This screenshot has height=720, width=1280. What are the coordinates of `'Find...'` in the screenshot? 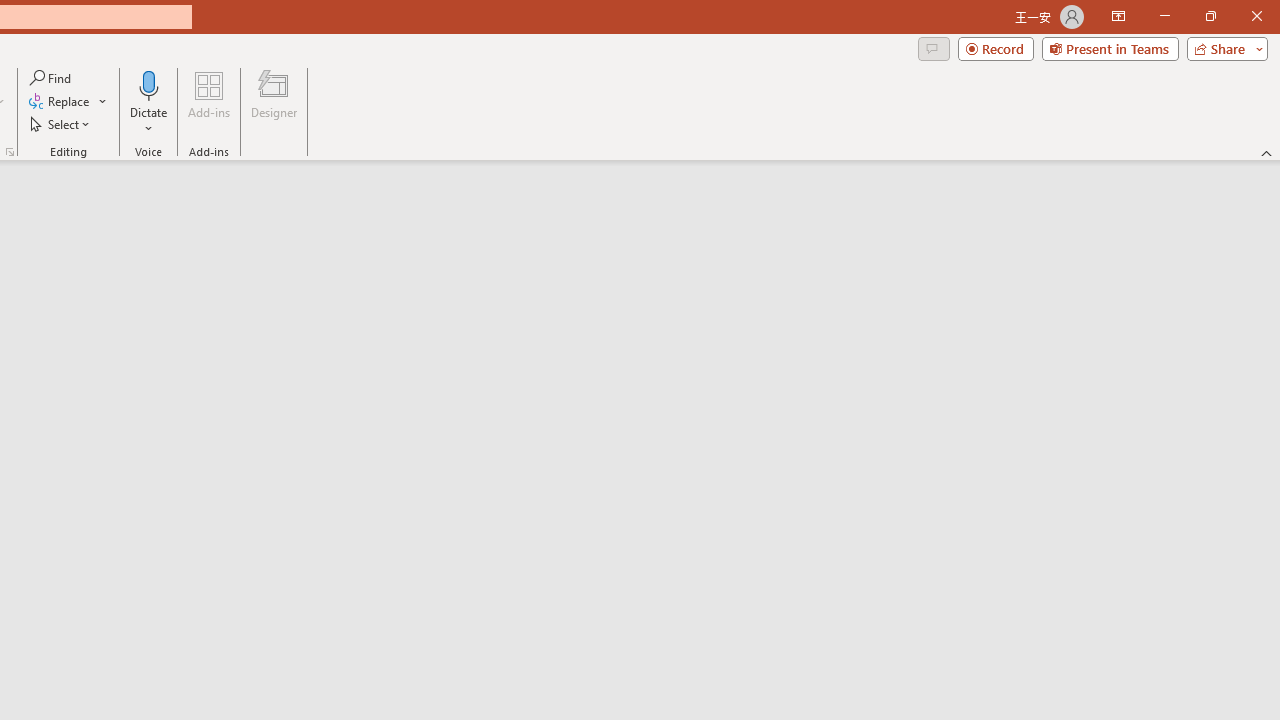 It's located at (51, 77).